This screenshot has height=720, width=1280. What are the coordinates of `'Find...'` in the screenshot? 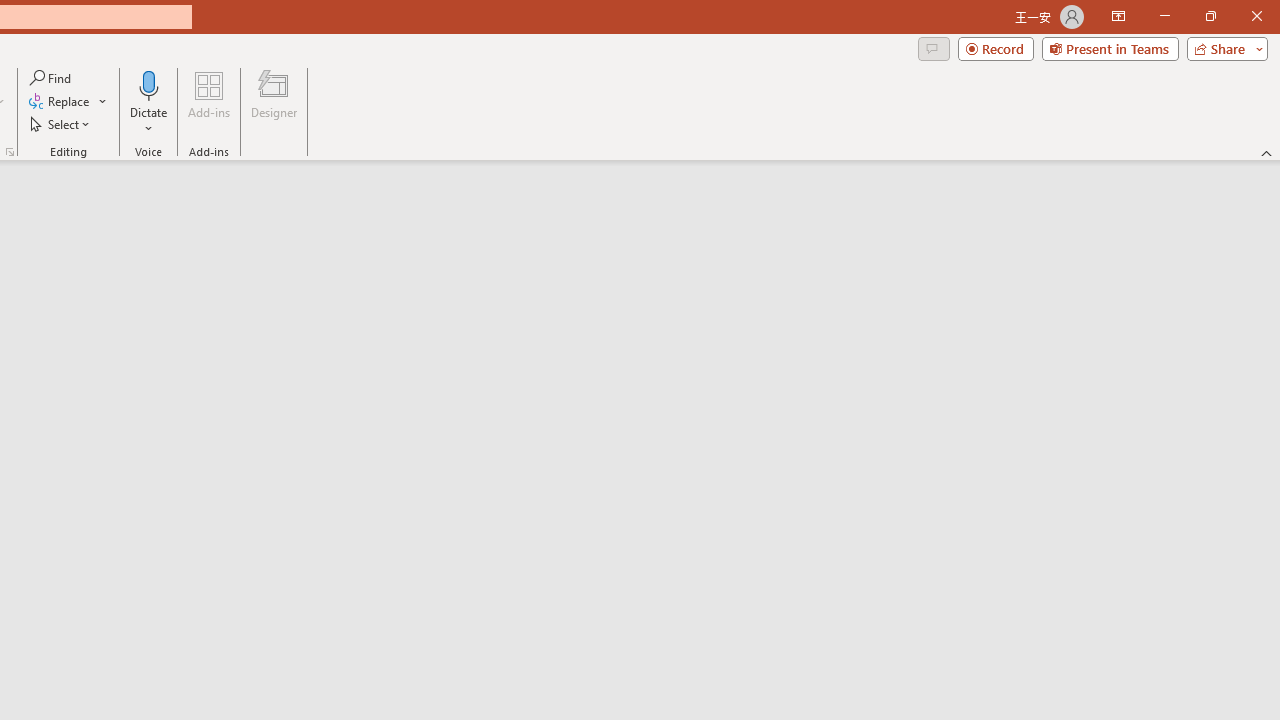 It's located at (51, 77).